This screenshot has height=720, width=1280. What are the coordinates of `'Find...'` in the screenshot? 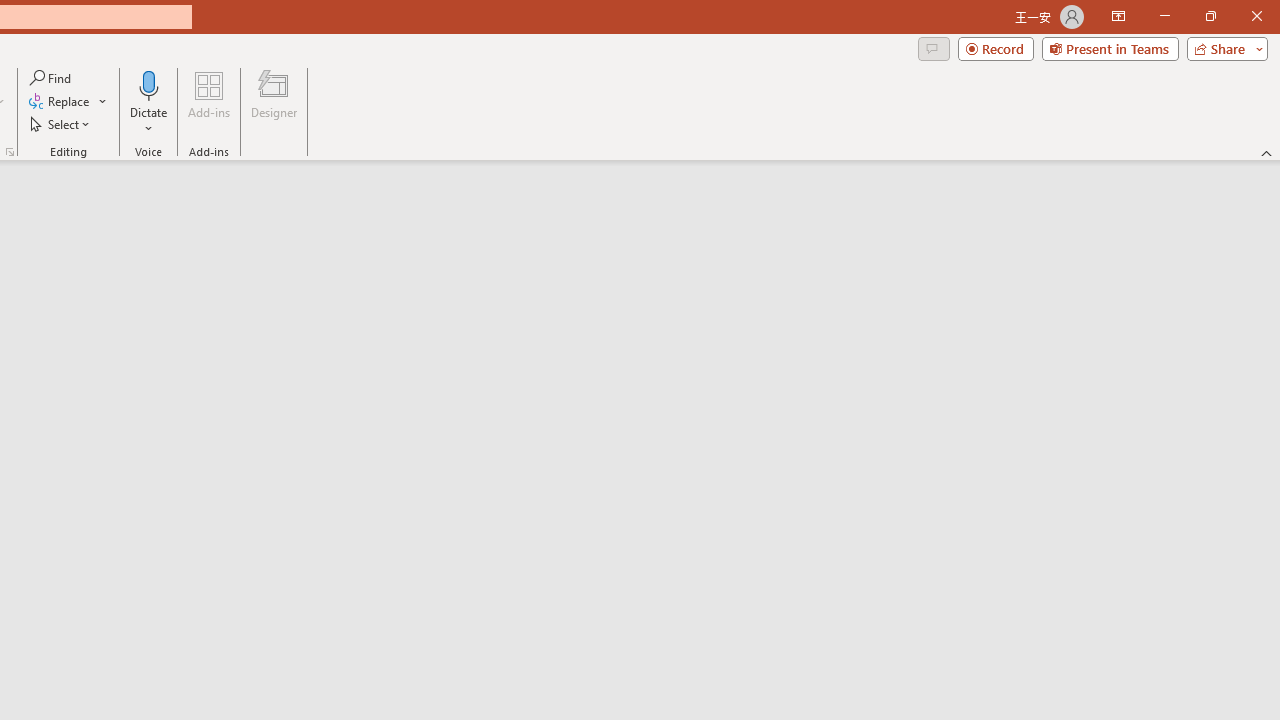 It's located at (51, 77).